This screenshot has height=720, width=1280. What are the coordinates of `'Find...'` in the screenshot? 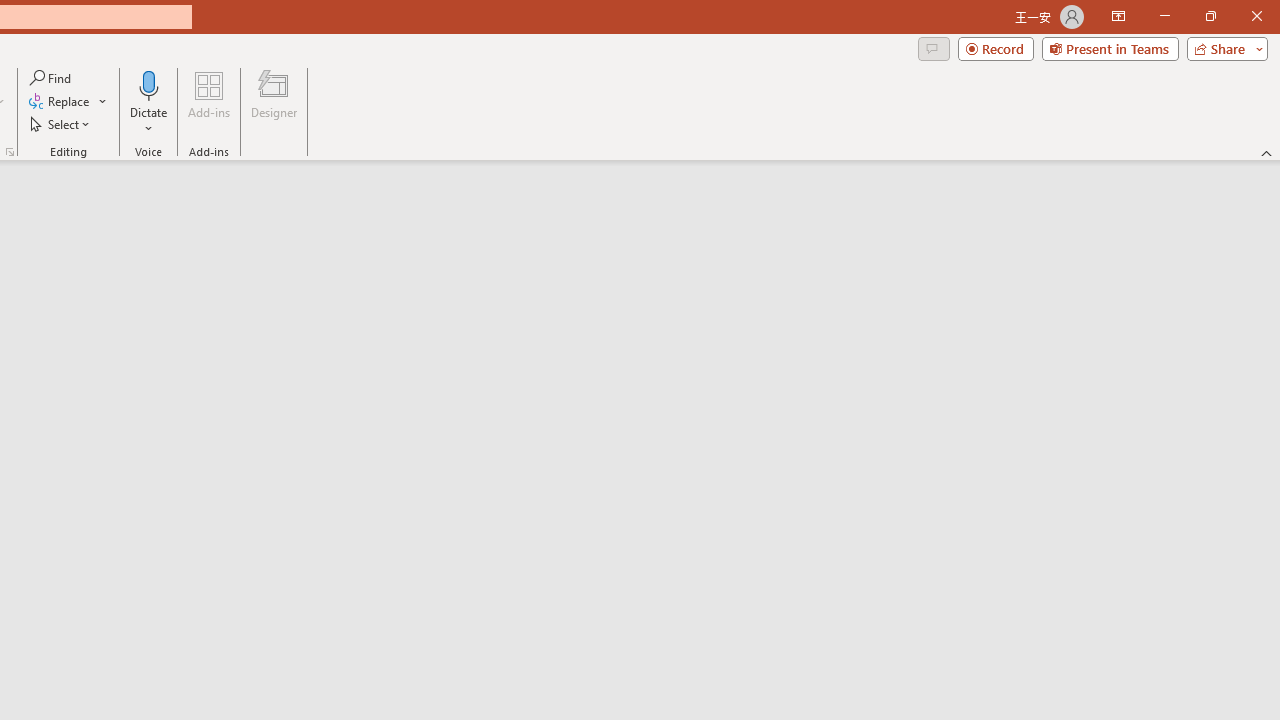 It's located at (51, 77).